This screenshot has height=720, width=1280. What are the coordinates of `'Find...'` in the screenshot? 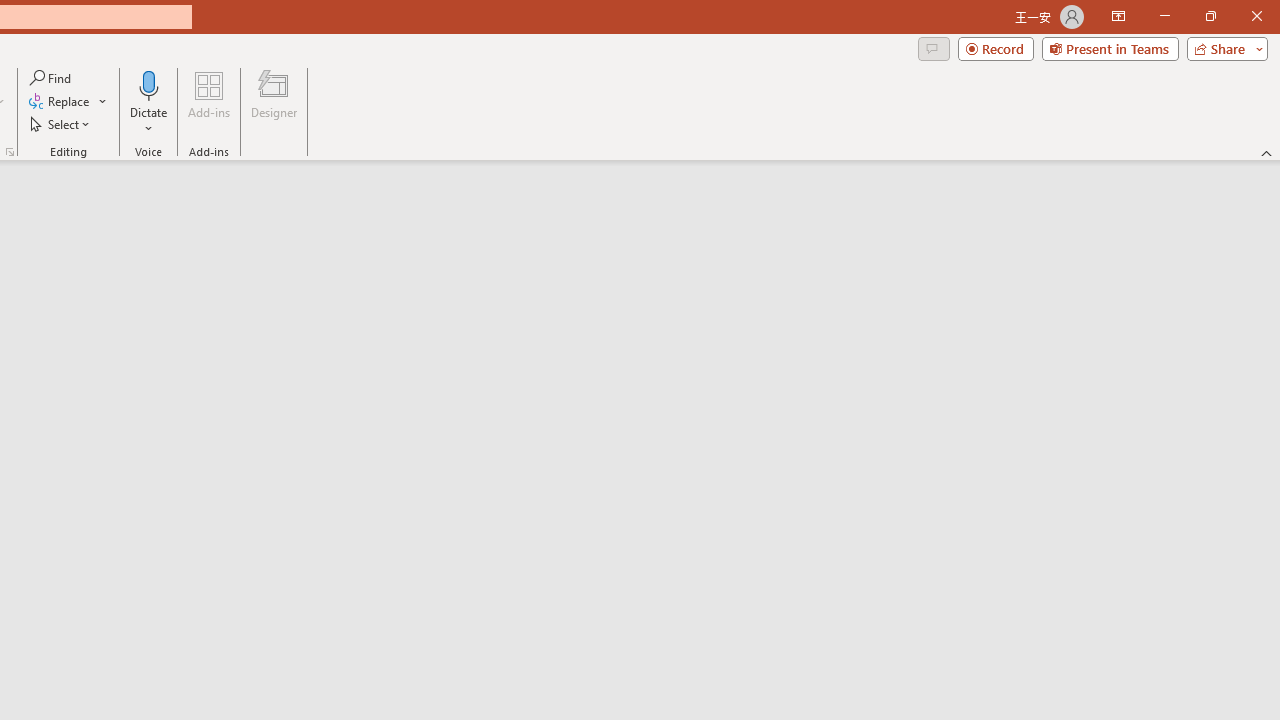 It's located at (51, 77).